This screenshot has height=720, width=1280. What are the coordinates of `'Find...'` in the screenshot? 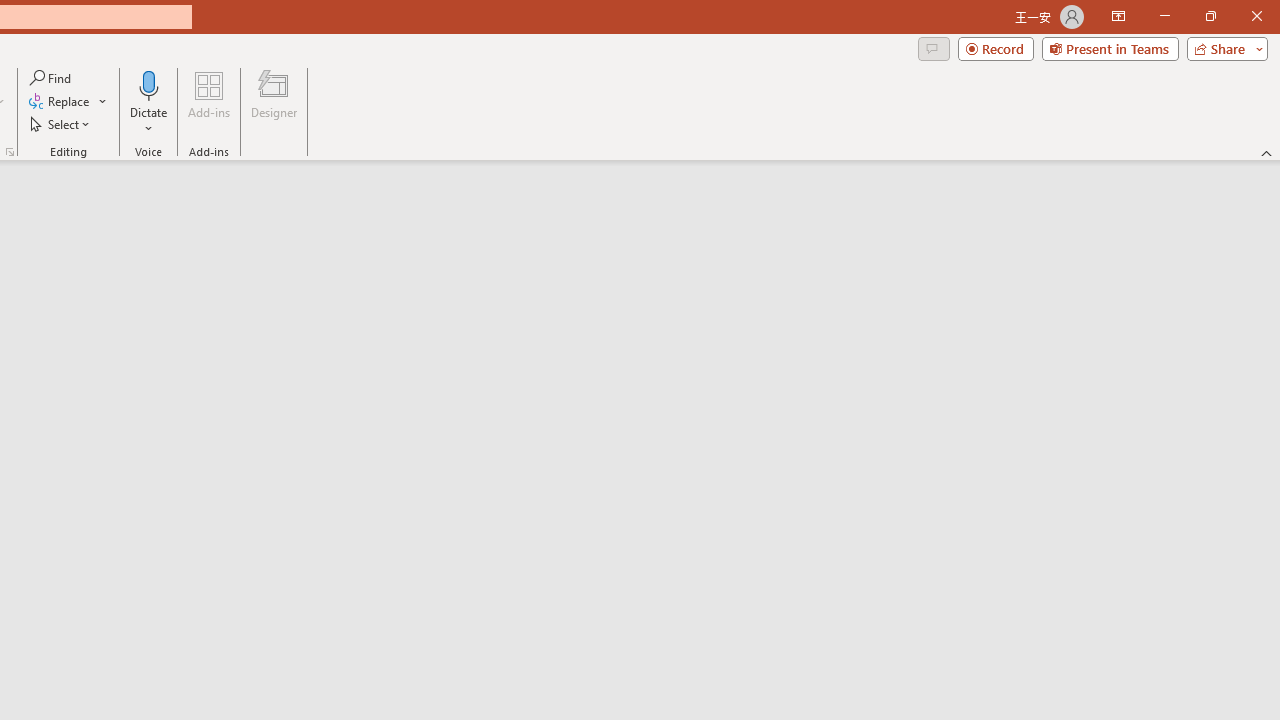 It's located at (51, 77).